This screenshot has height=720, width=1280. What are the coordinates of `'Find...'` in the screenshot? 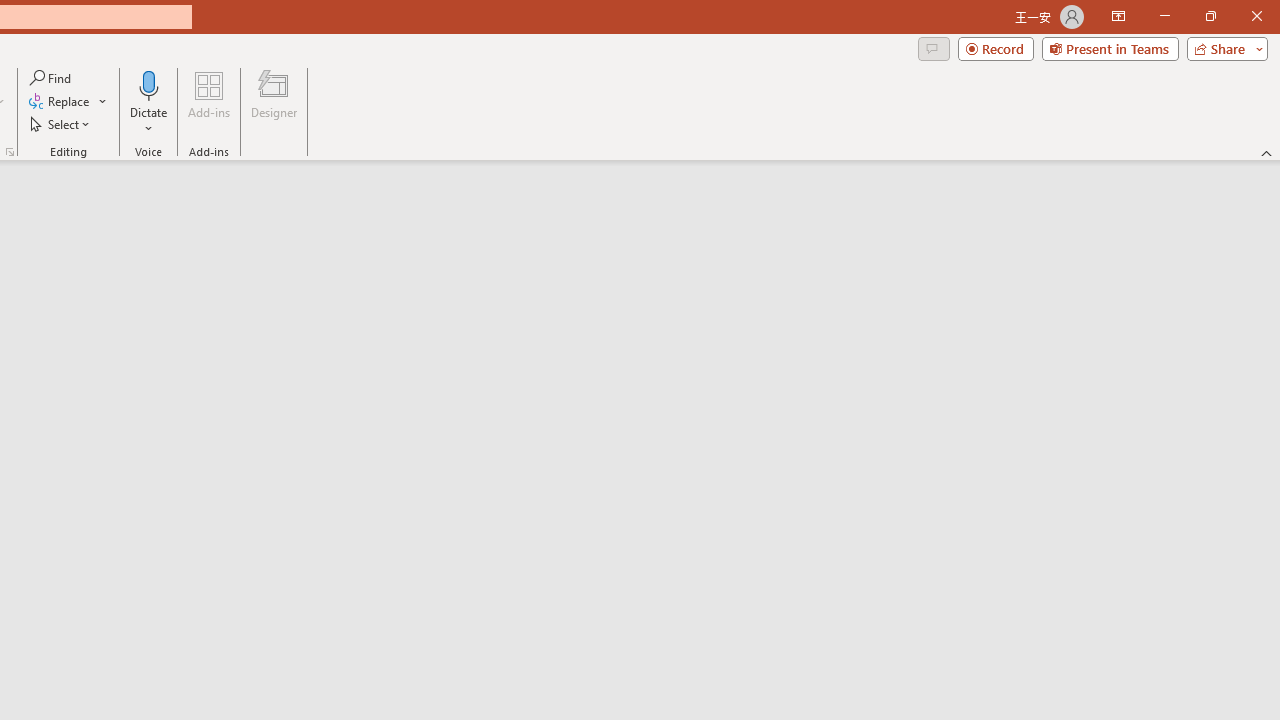 It's located at (51, 77).